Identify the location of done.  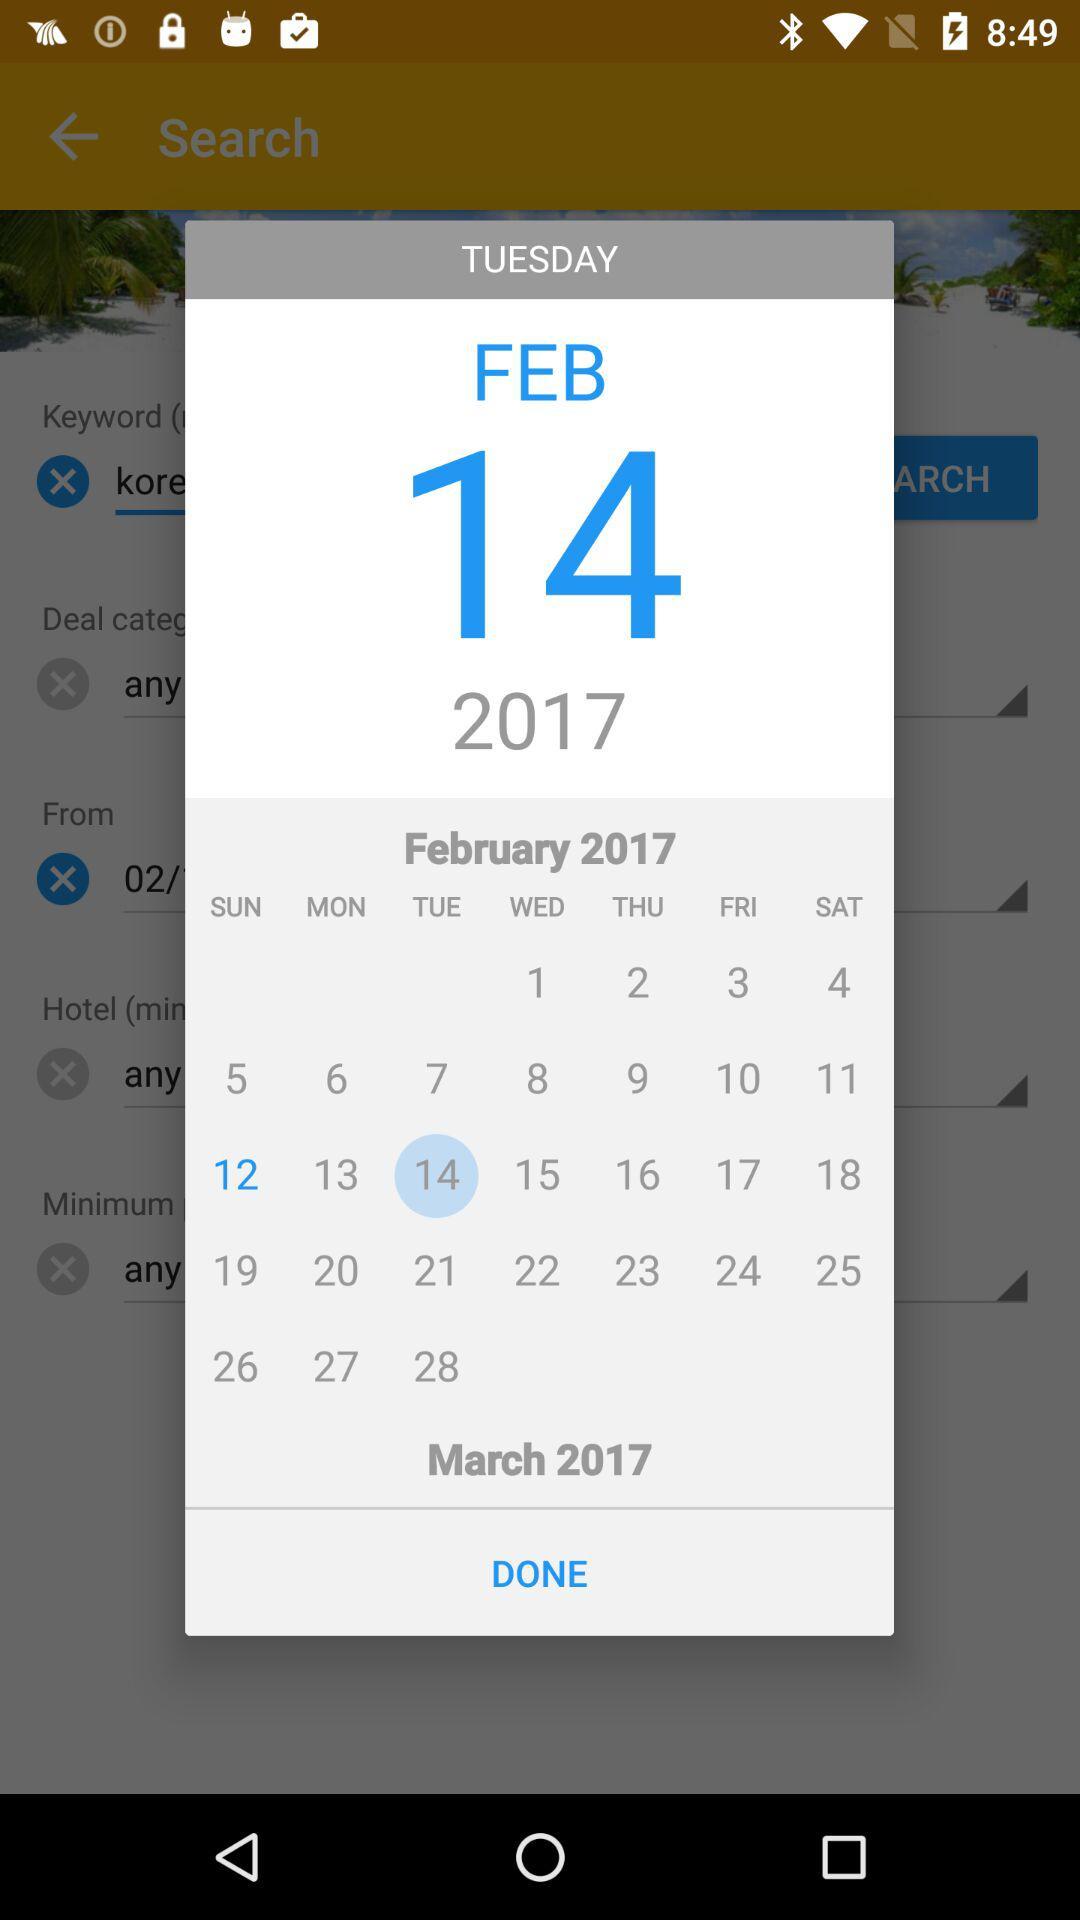
(538, 1571).